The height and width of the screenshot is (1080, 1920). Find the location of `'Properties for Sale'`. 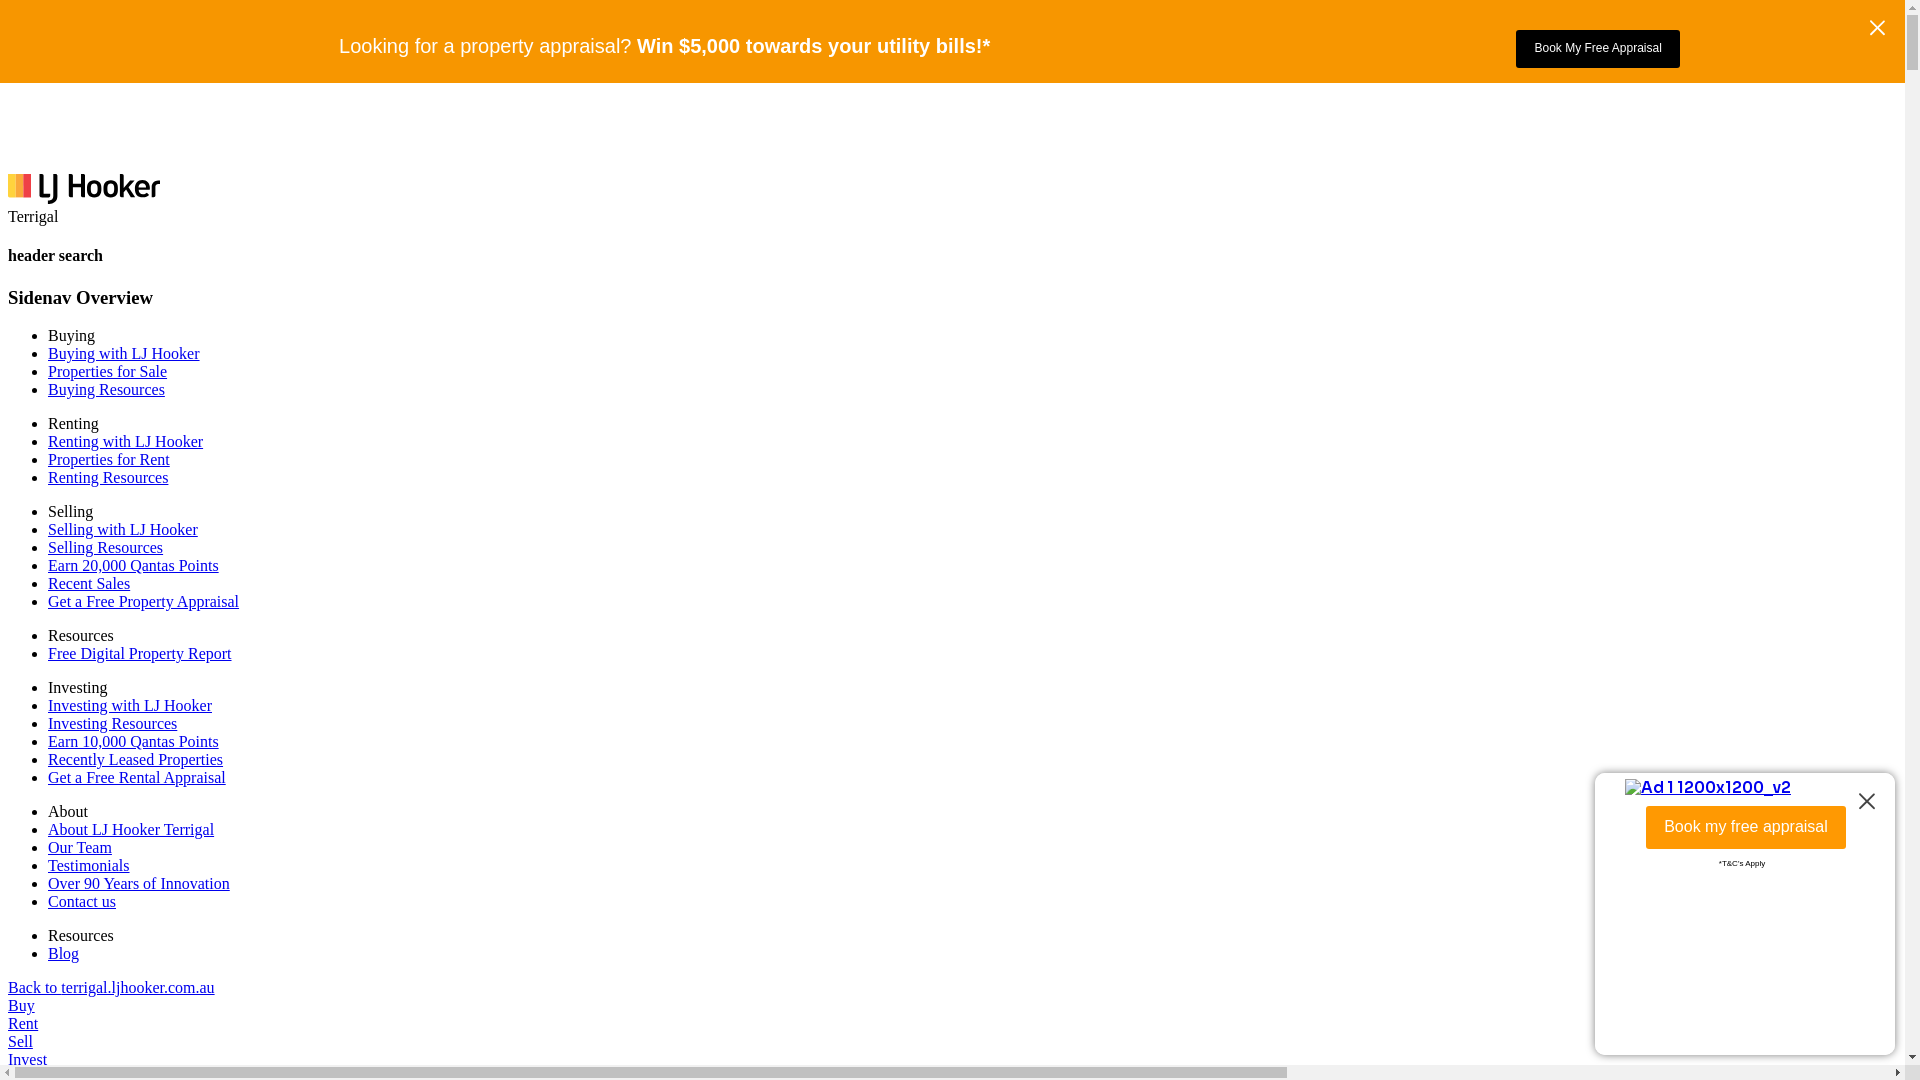

'Properties for Sale' is located at coordinates (106, 371).